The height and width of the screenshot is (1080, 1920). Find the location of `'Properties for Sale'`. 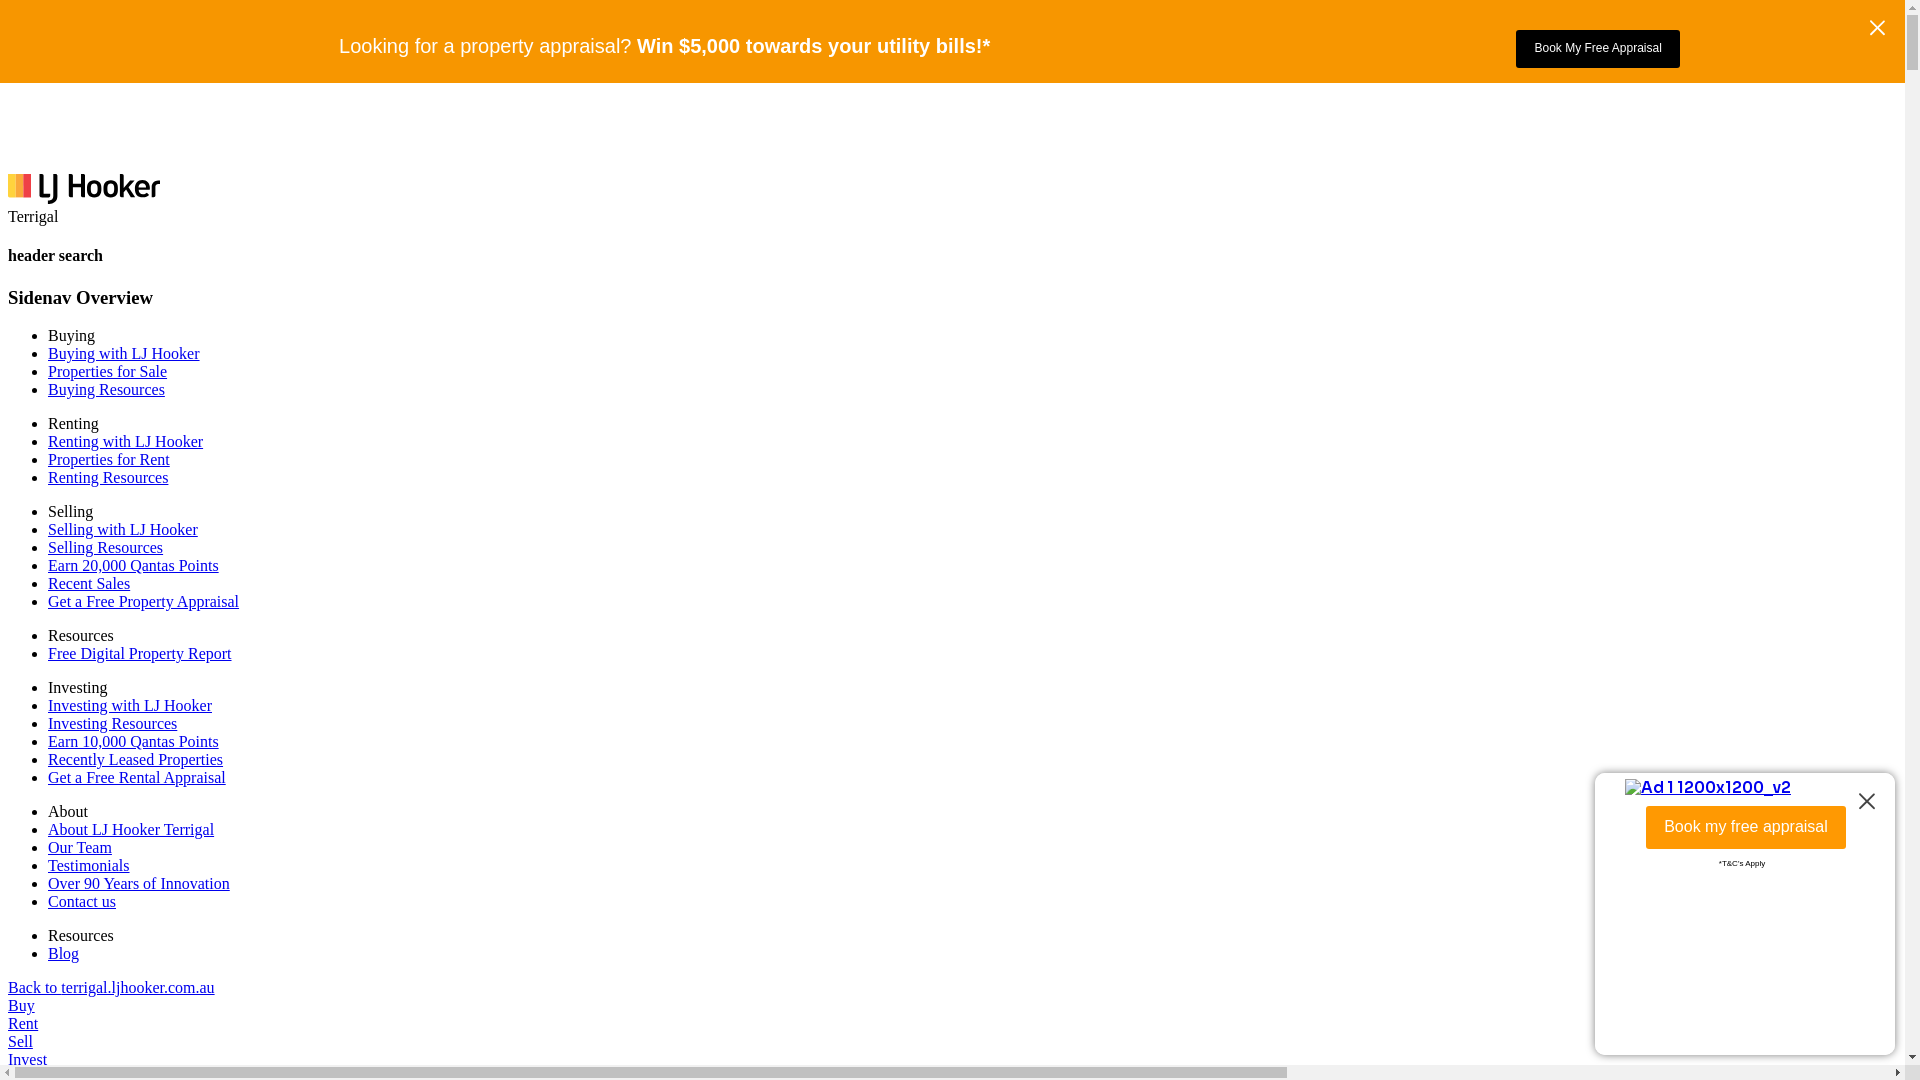

'Properties for Sale' is located at coordinates (106, 371).